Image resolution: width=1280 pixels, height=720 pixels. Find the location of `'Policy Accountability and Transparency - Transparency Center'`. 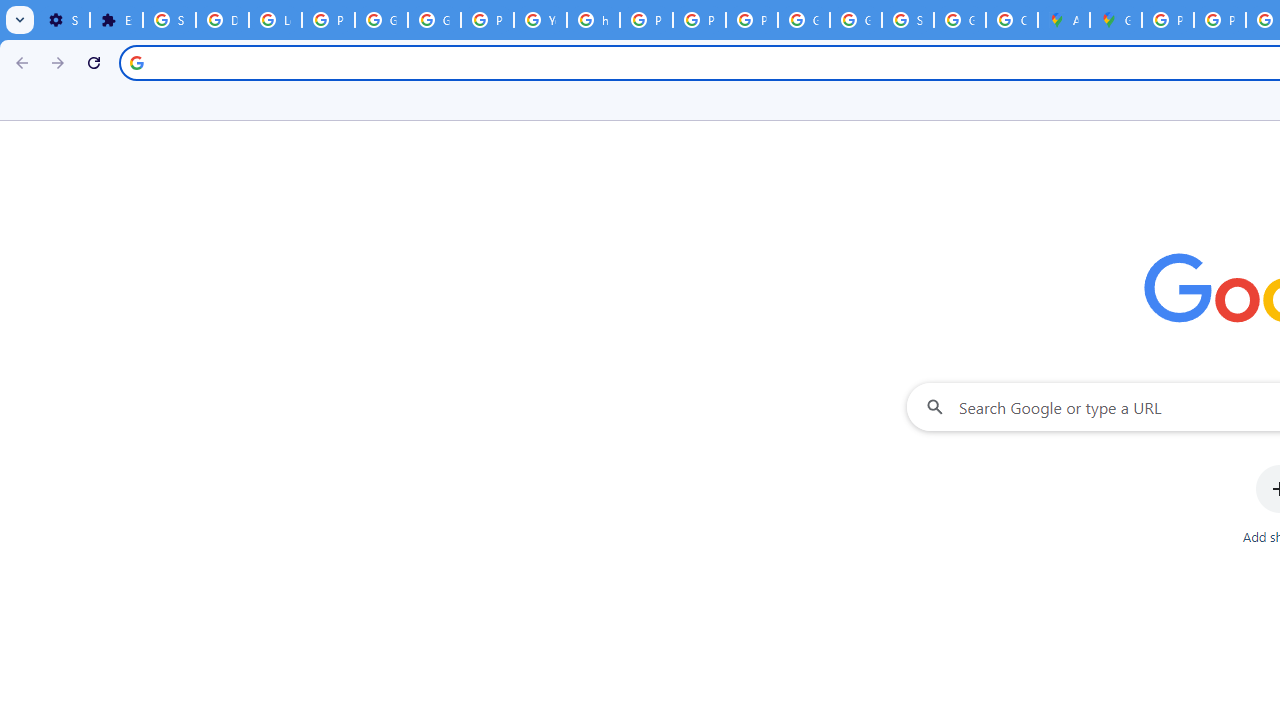

'Policy Accountability and Transparency - Transparency Center' is located at coordinates (1168, 20).